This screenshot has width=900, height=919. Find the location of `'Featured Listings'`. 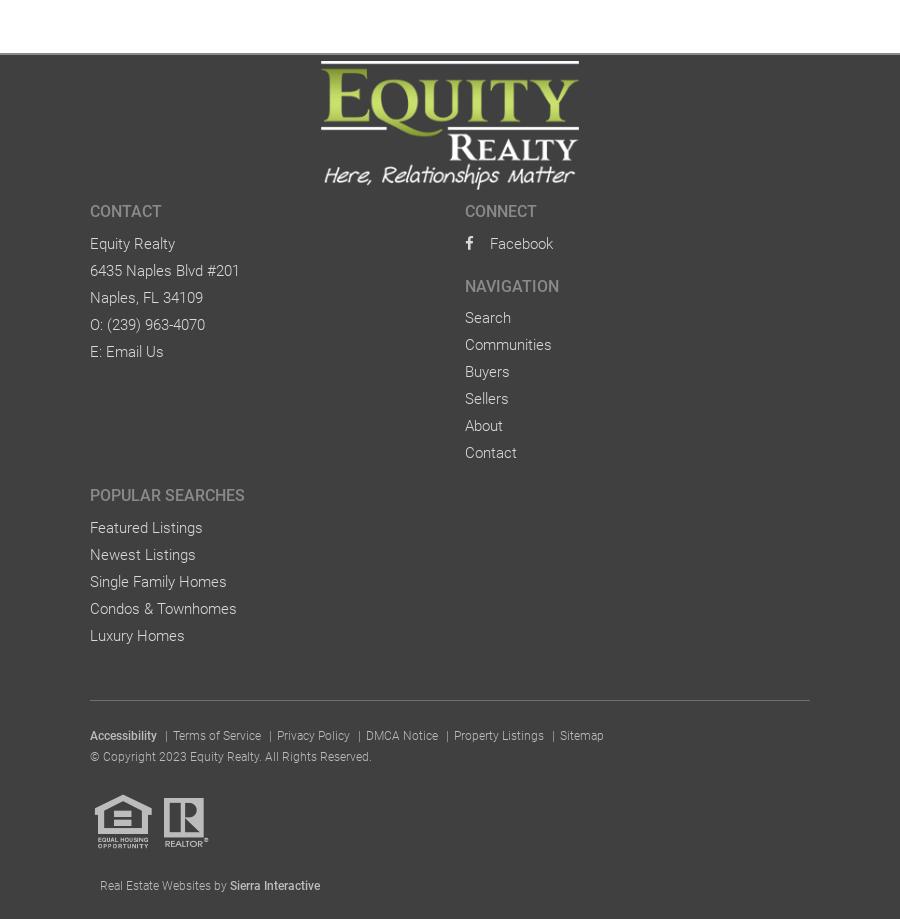

'Featured Listings' is located at coordinates (146, 525).